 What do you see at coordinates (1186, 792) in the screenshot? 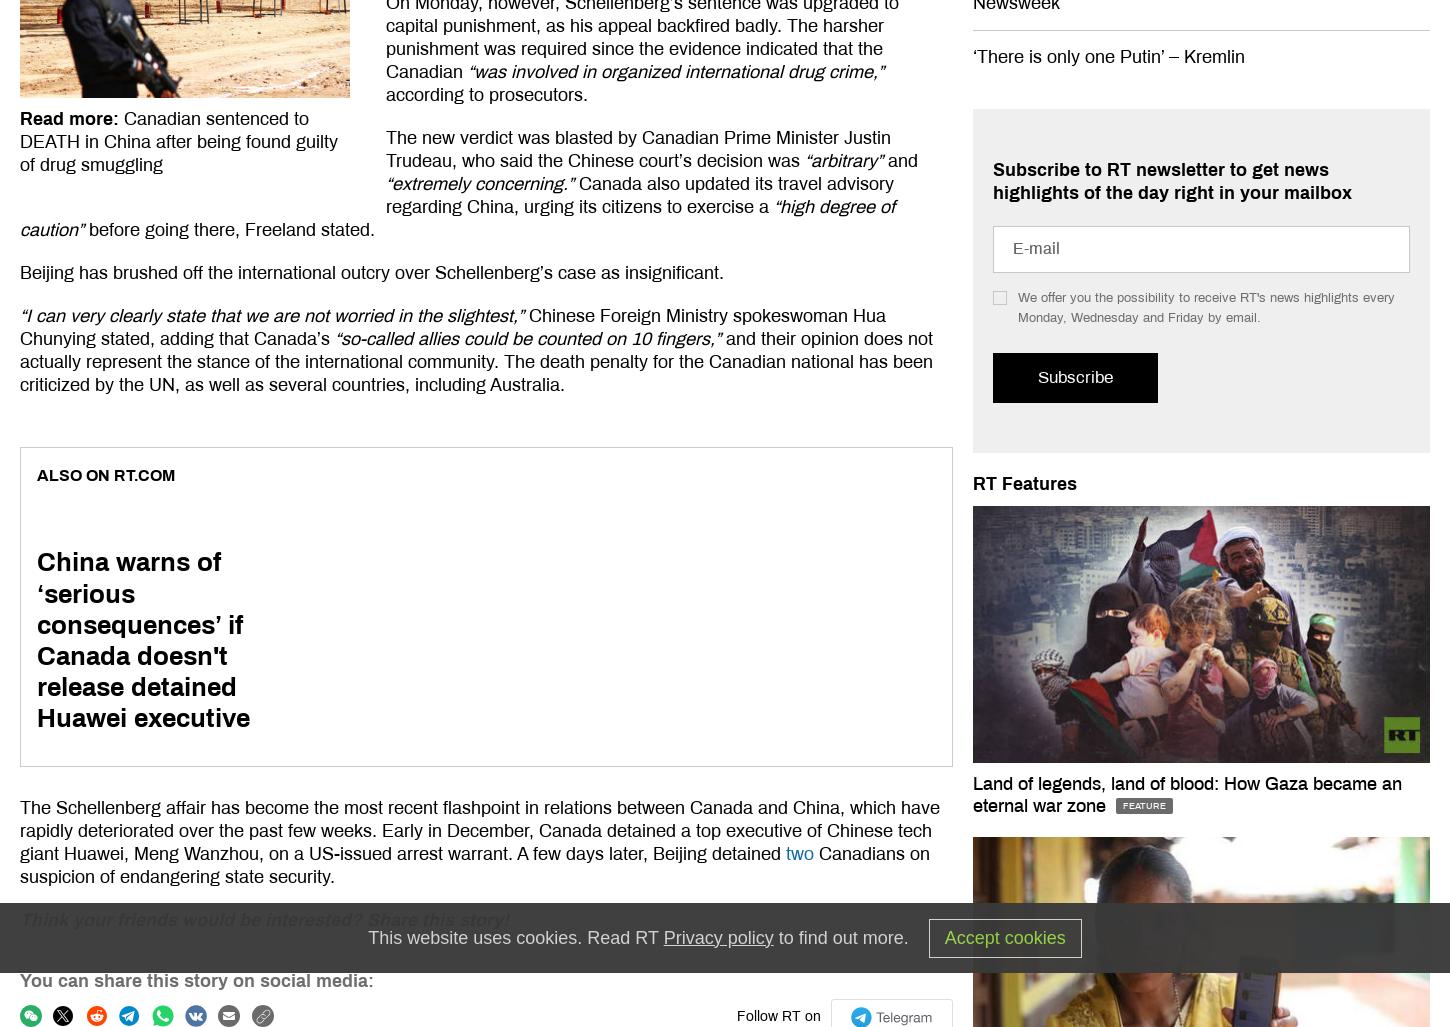
I see `'Land of legends, land of blood: How Gaza became an eternal war zone'` at bounding box center [1186, 792].